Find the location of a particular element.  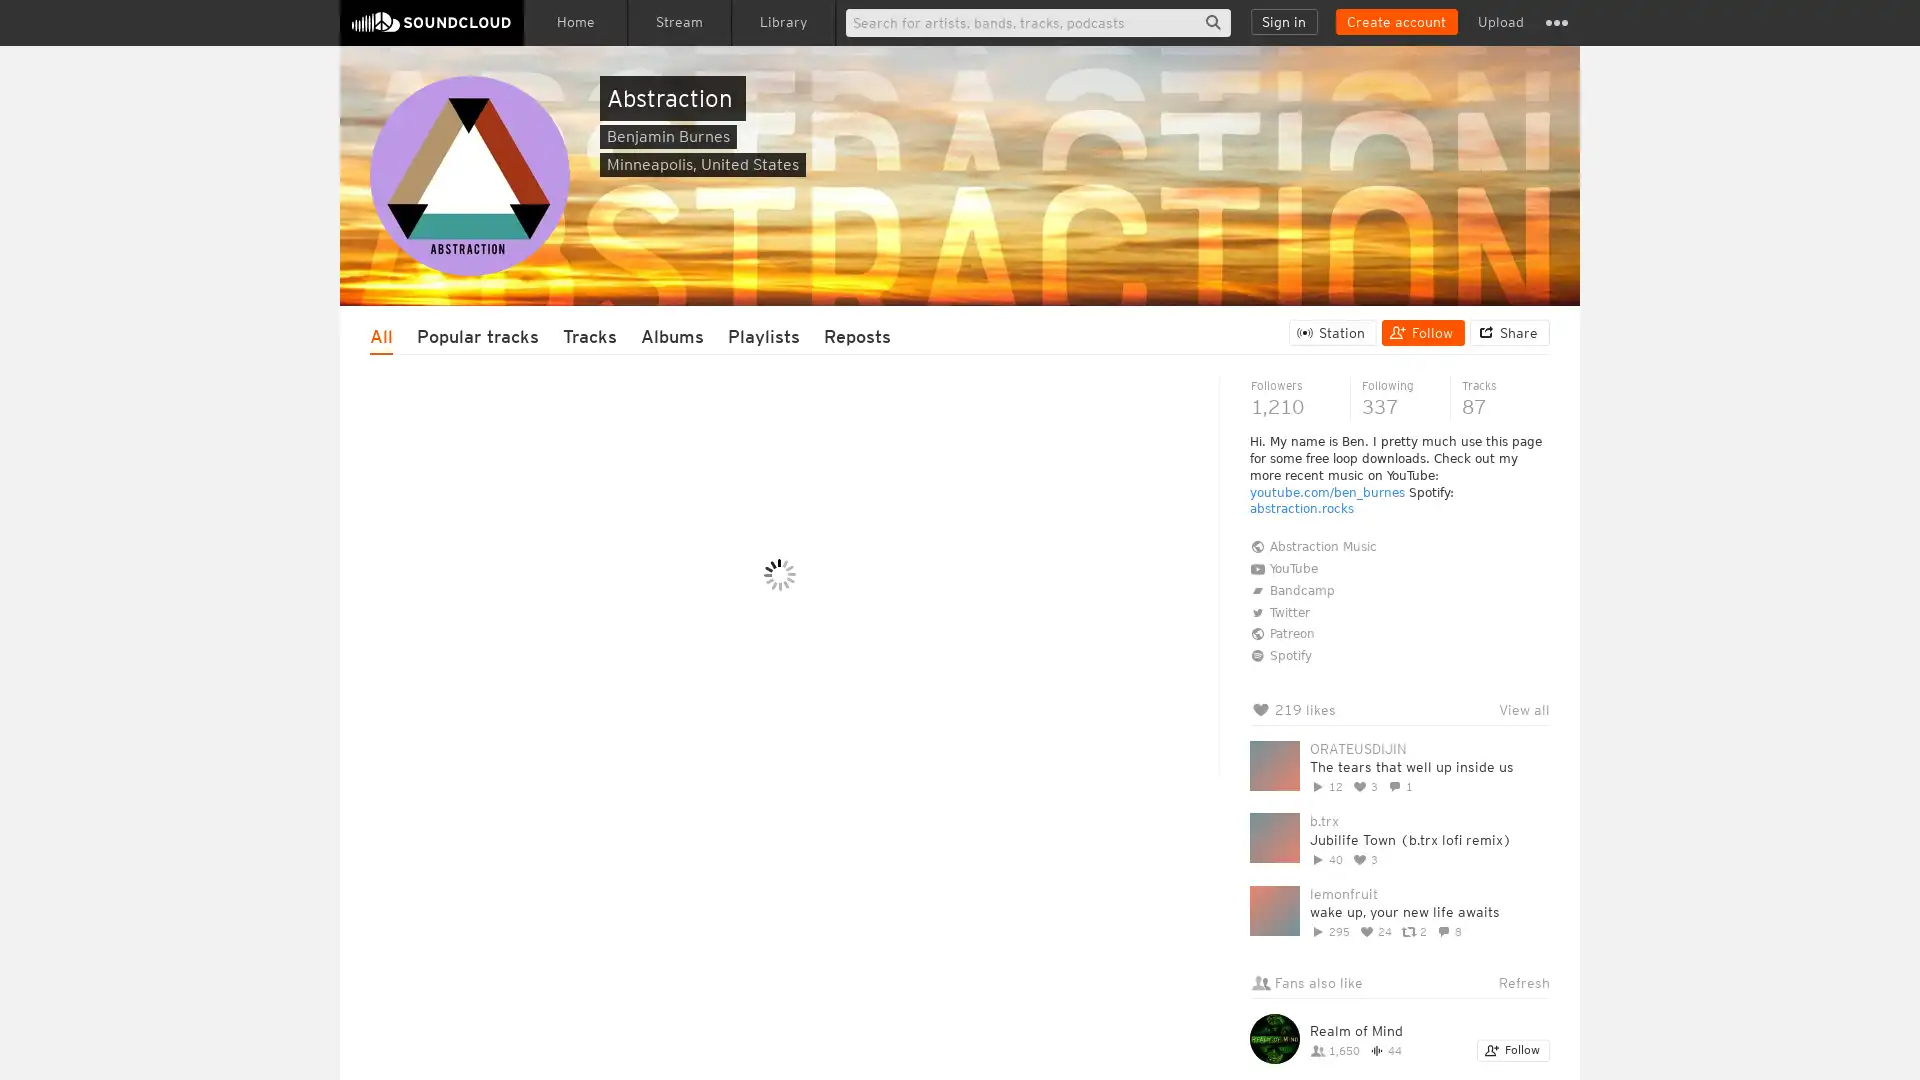

Search is located at coordinates (1212, 22).